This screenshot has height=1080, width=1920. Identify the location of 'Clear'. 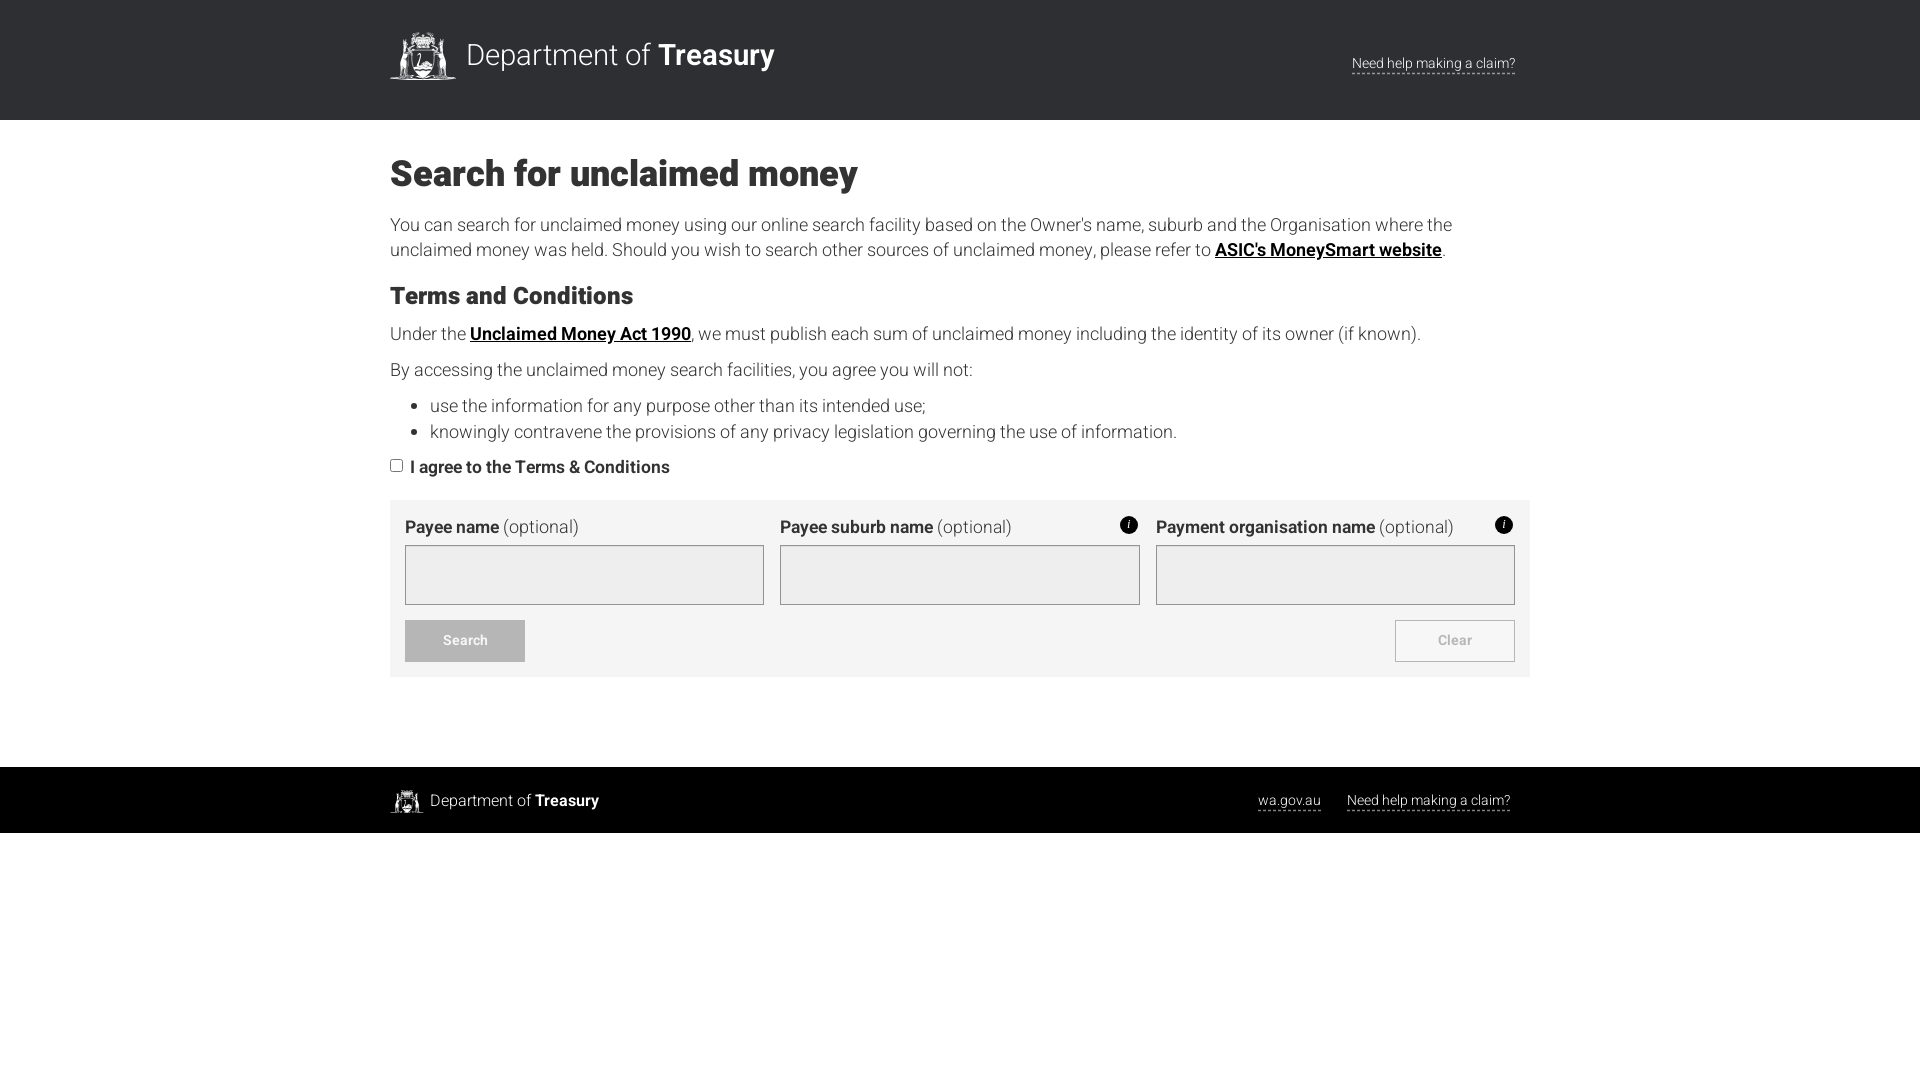
(1454, 640).